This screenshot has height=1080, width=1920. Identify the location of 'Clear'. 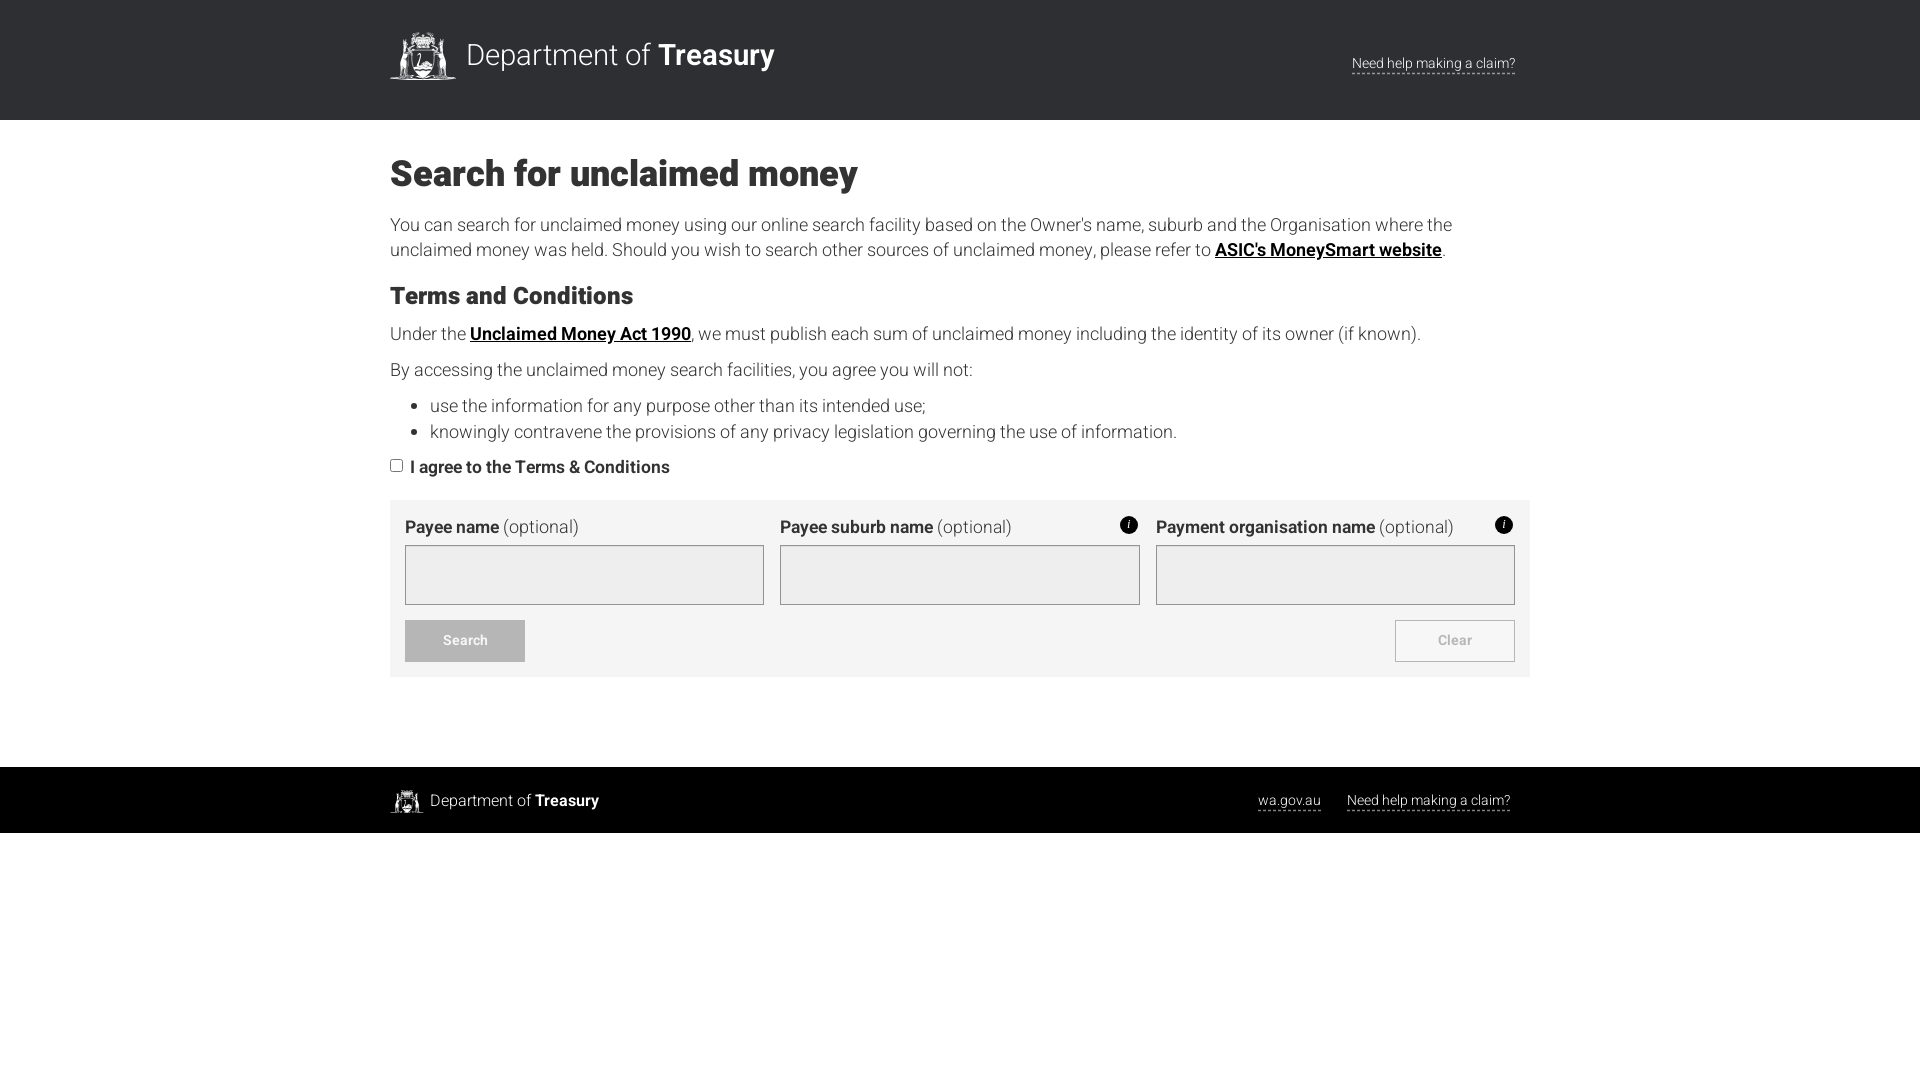
(1454, 640).